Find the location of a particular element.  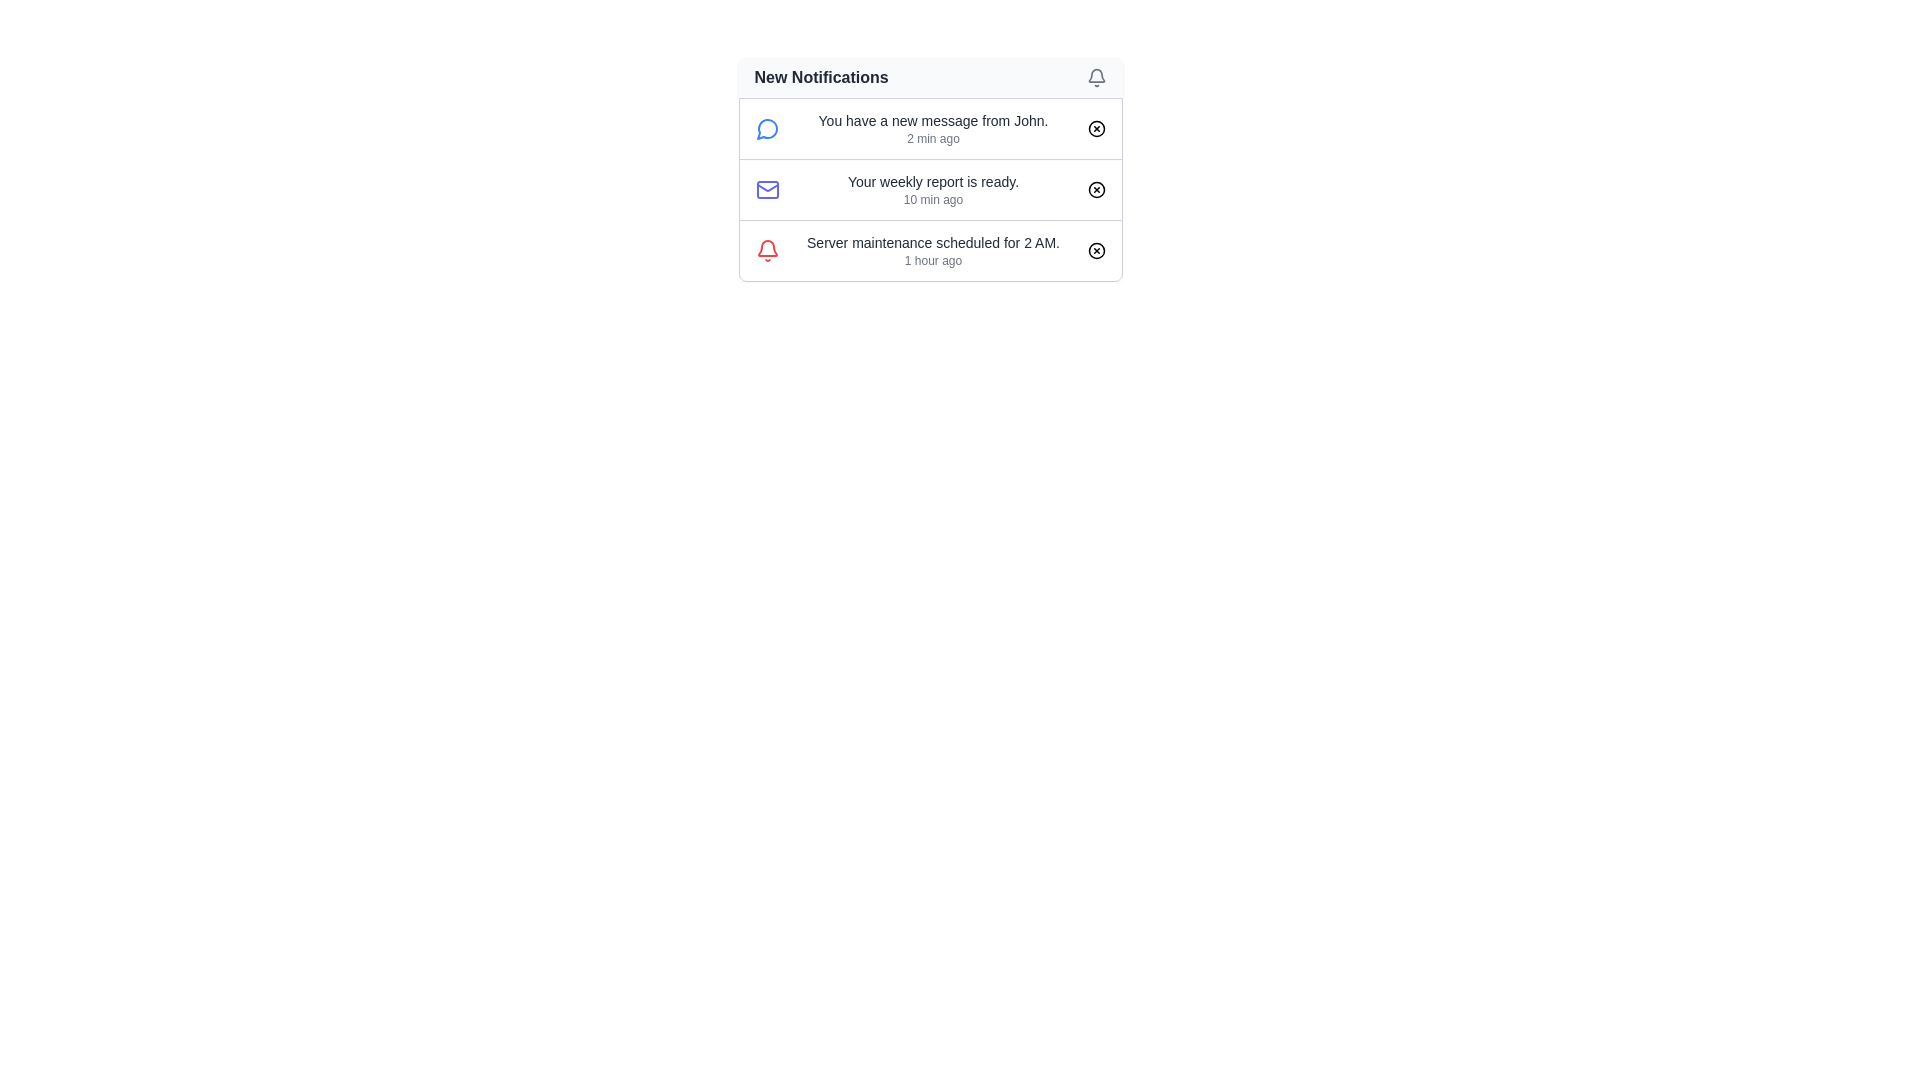

the gray text label reading '2 min ago', which is located below the message 'You have a new message from John.' in the notifications list is located at coordinates (932, 137).